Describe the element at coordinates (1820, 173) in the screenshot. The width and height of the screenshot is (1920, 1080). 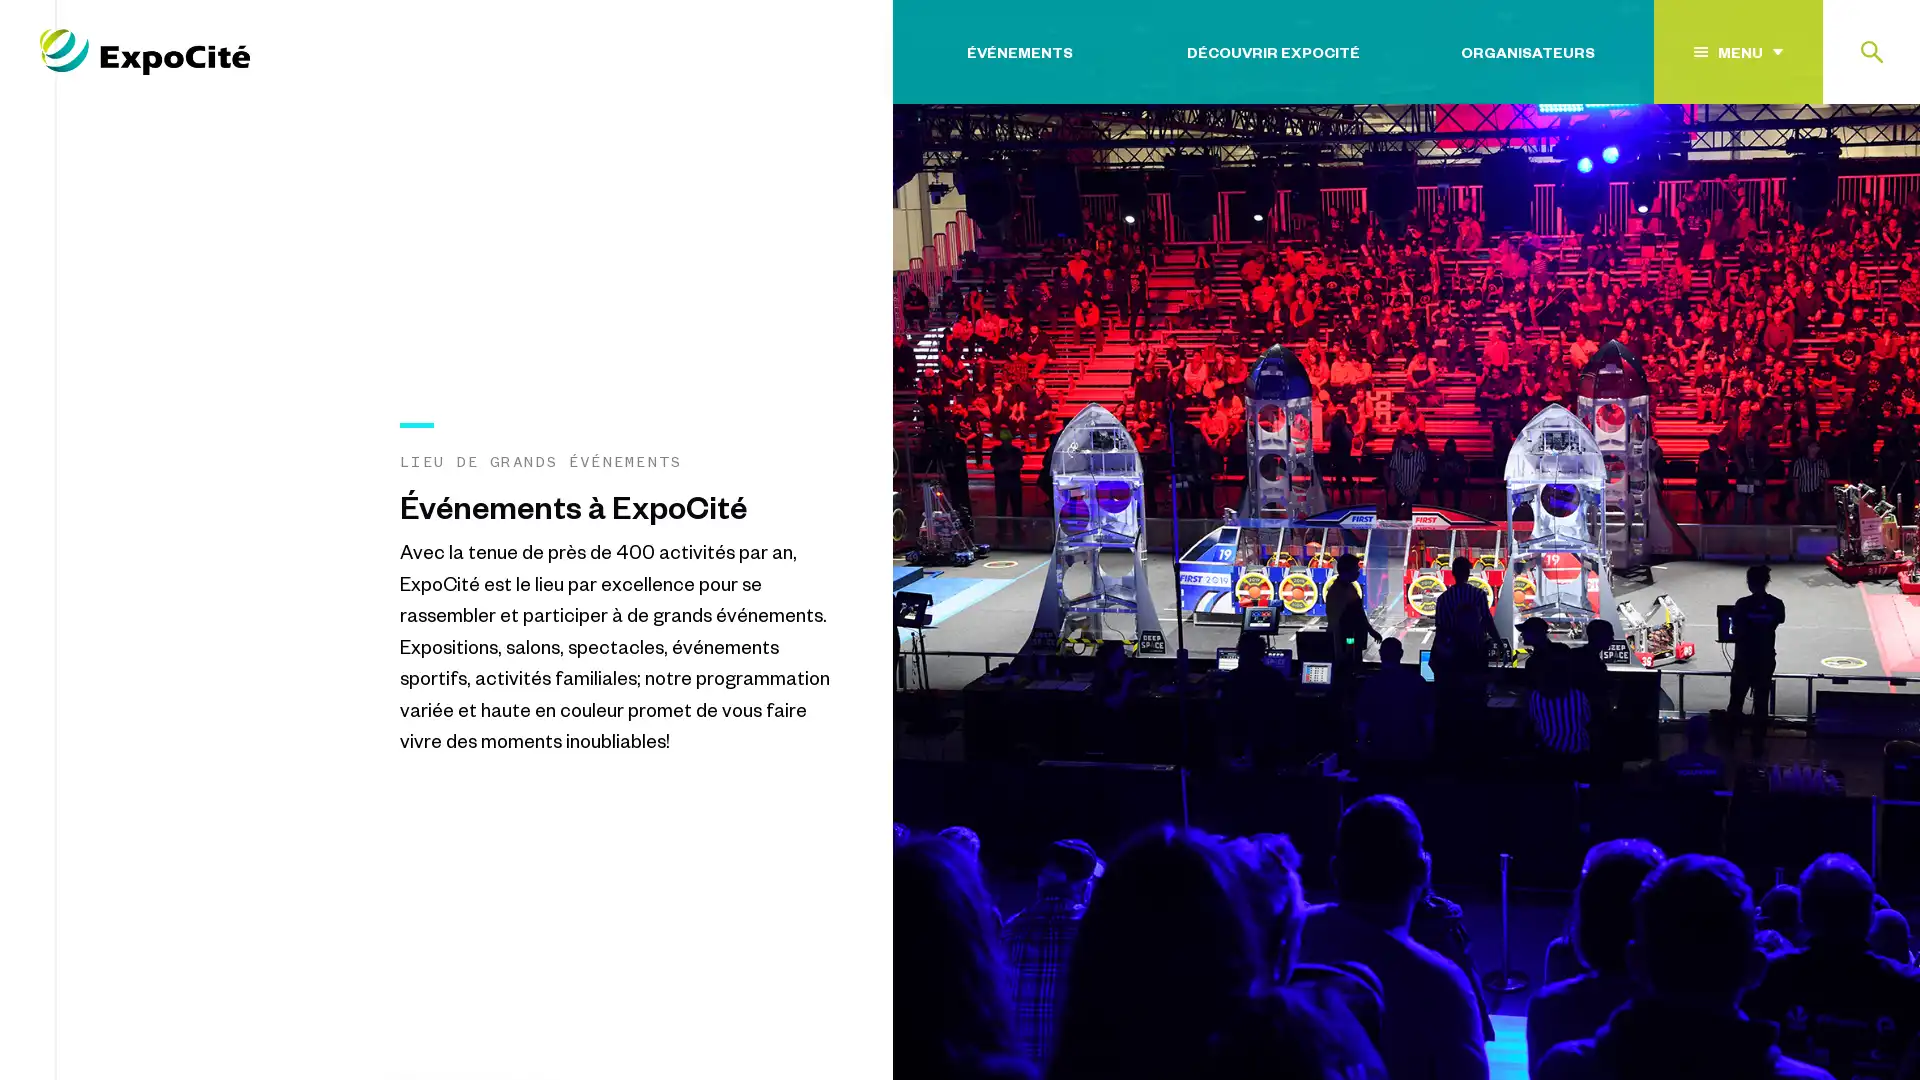
I see `TROUVER` at that location.